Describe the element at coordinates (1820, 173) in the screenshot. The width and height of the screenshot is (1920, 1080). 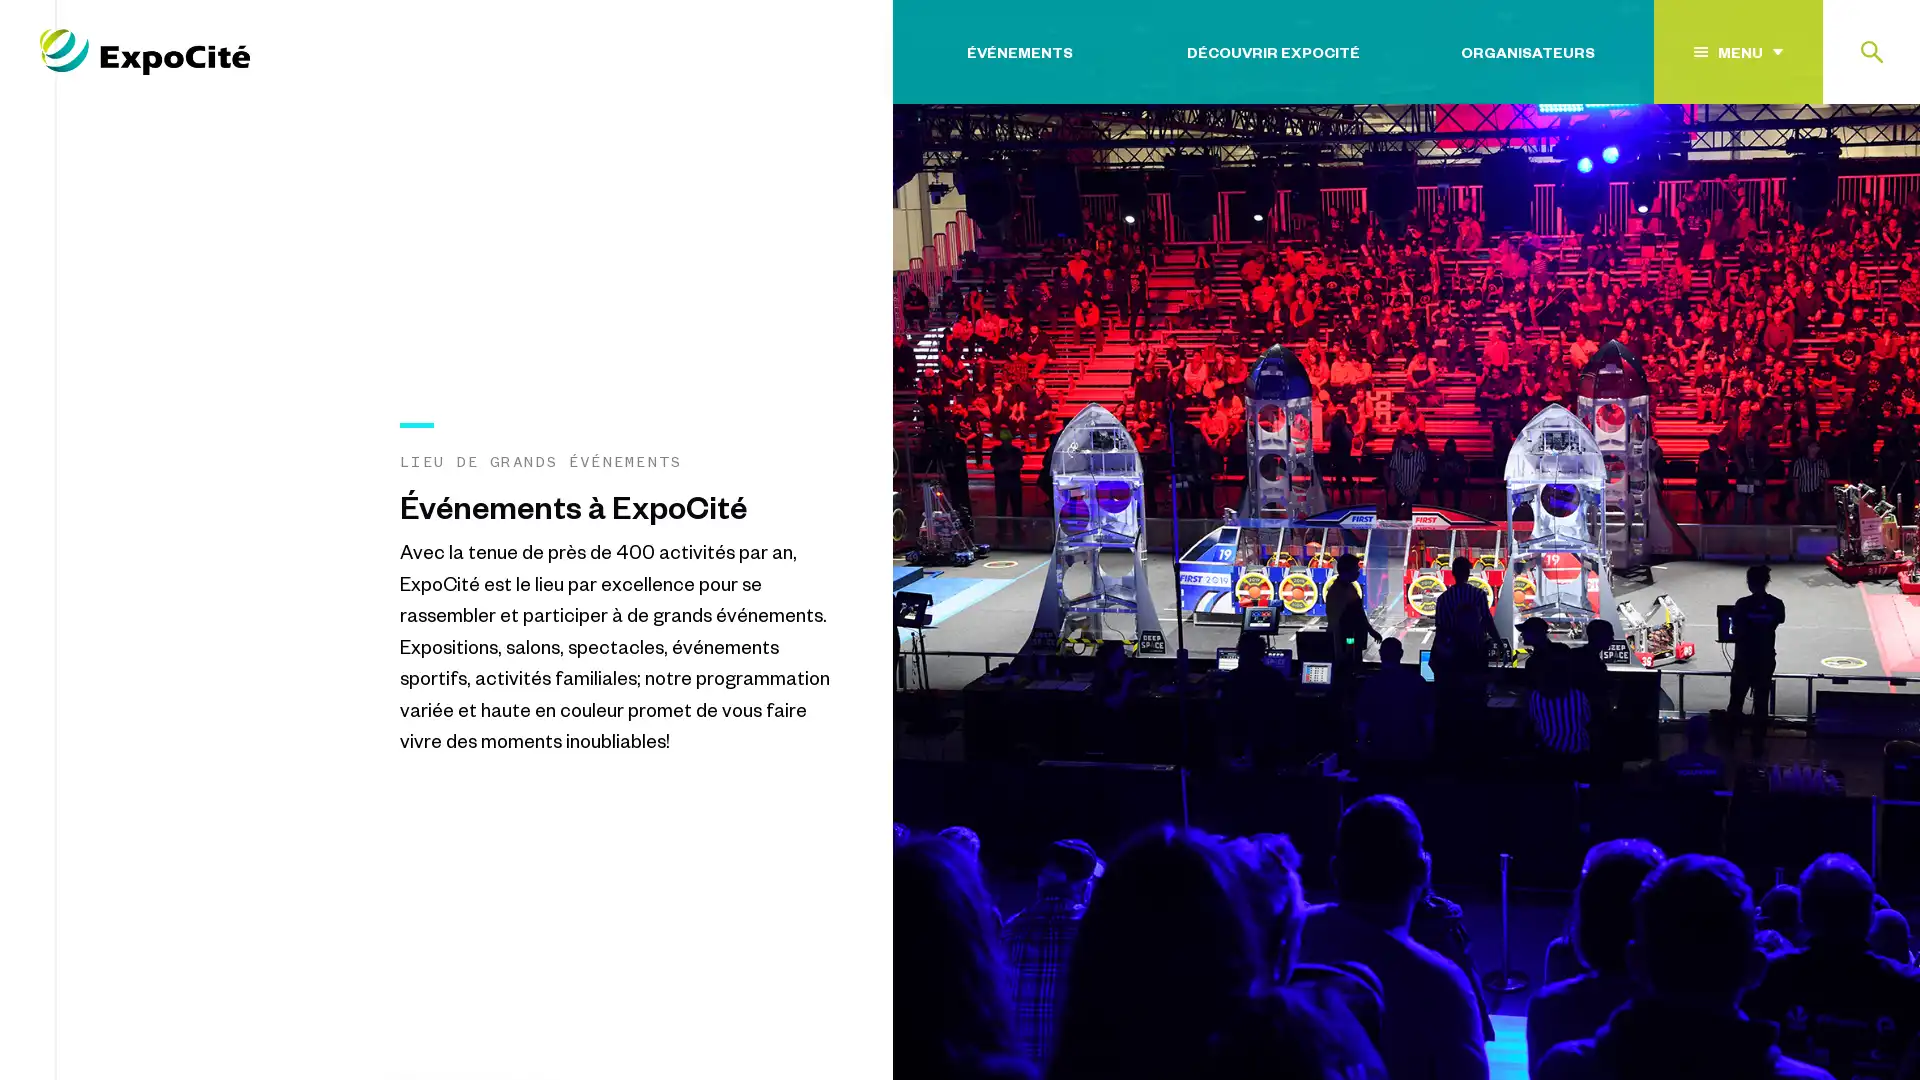
I see `TROUVER` at that location.